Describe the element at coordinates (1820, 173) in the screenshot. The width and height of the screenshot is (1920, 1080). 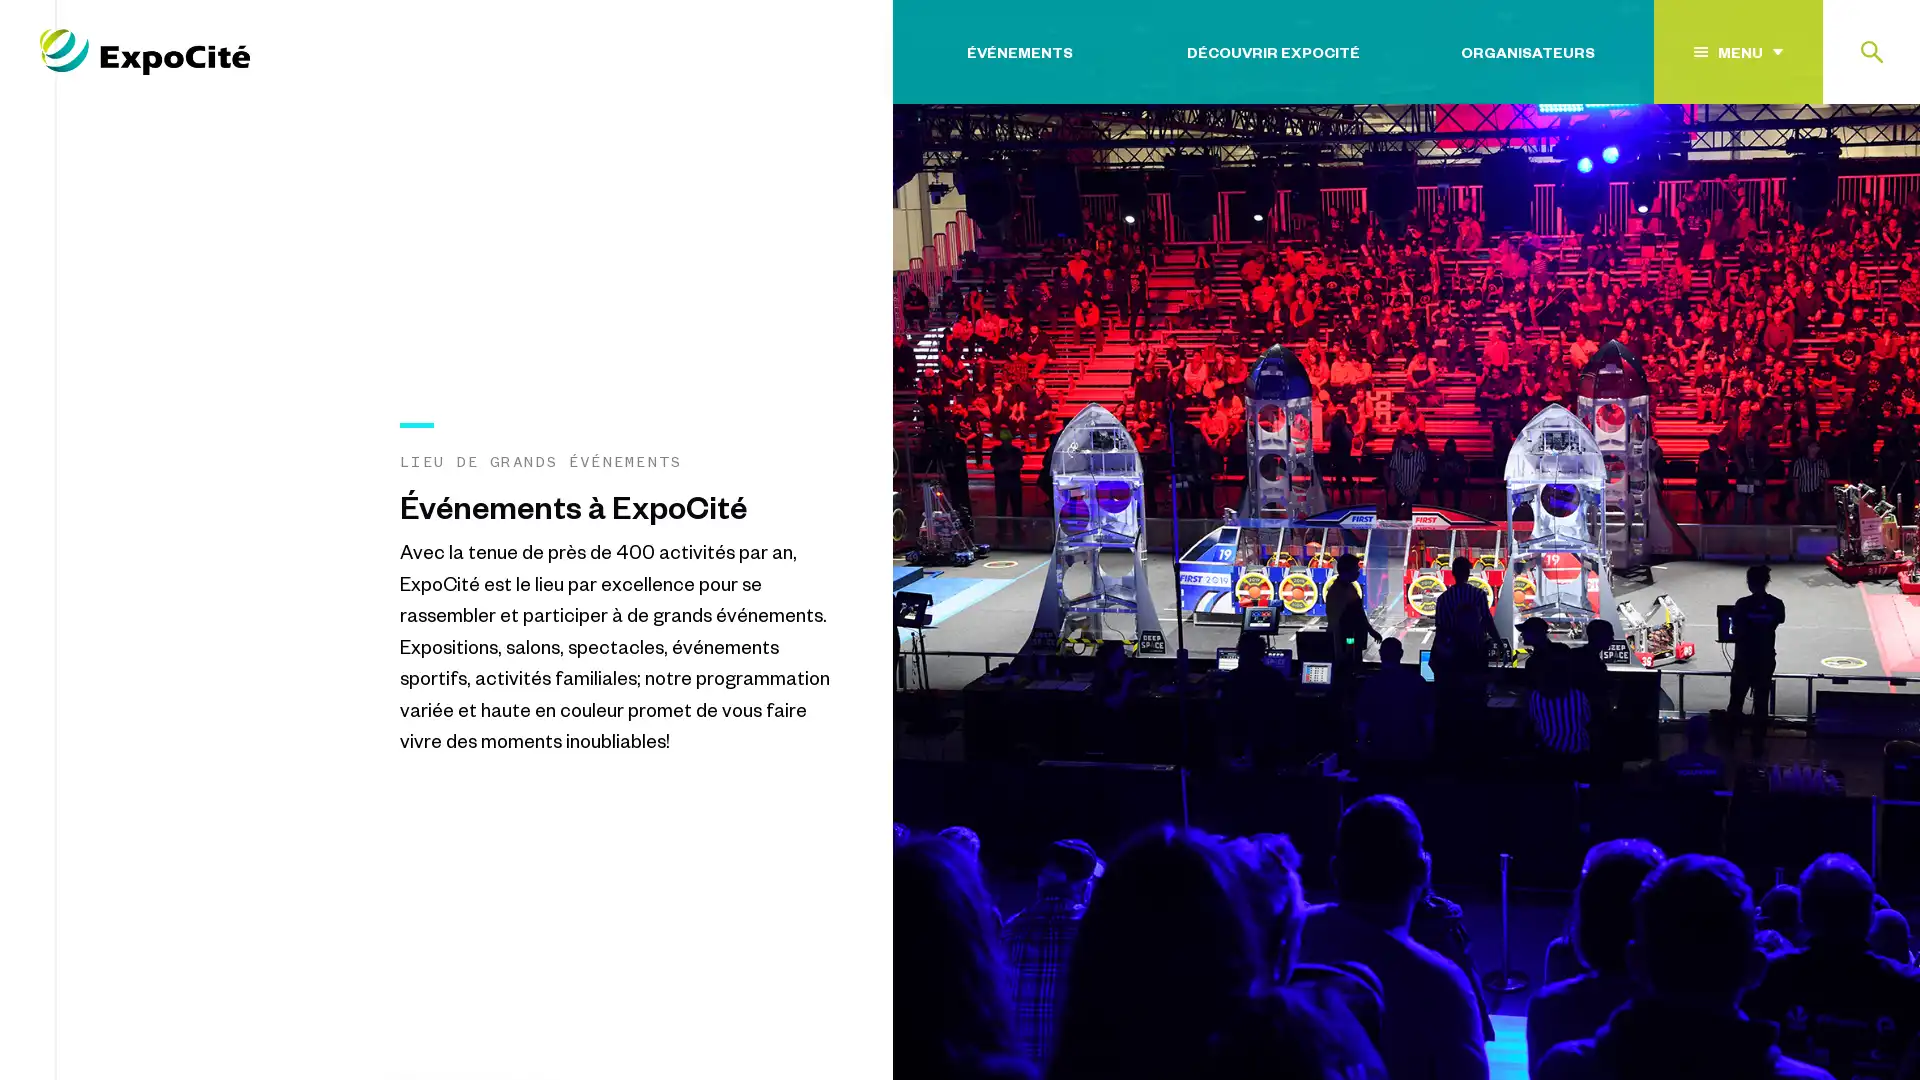
I see `TROUVER` at that location.